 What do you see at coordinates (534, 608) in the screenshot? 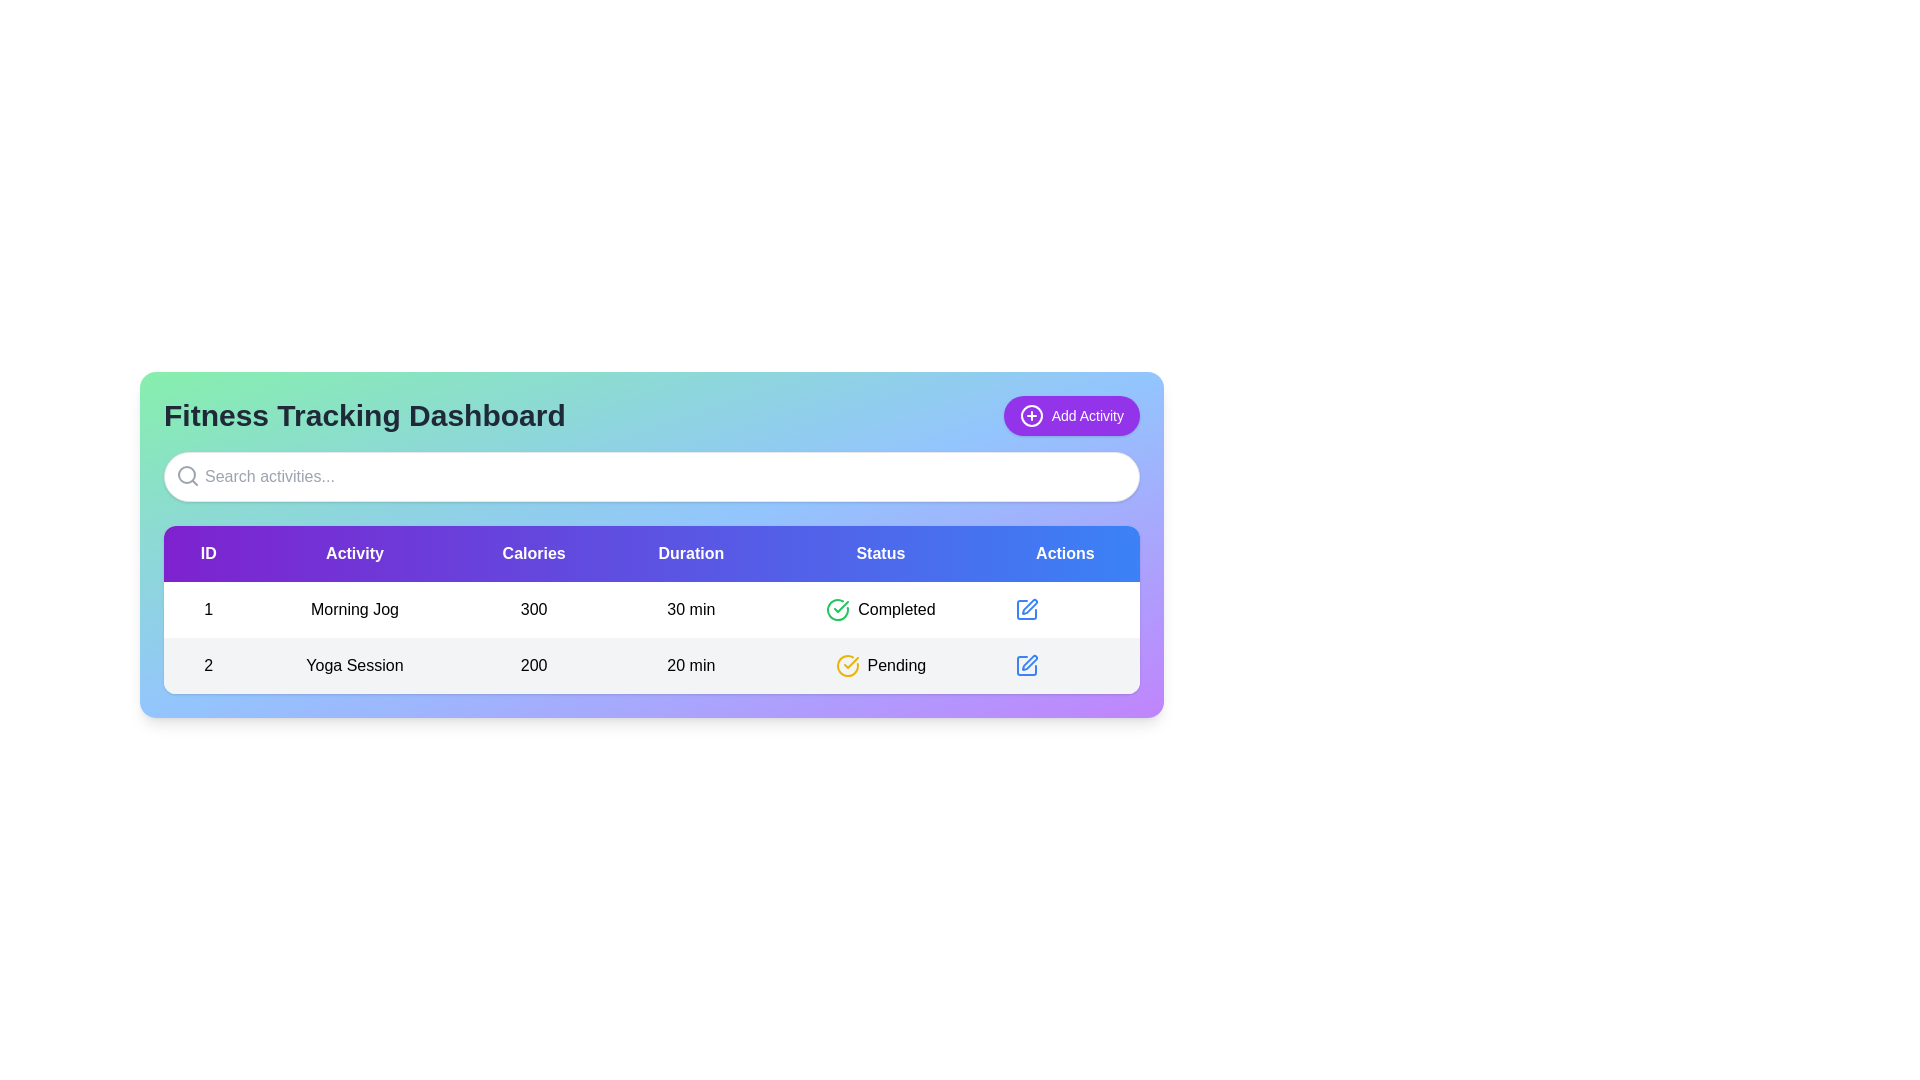
I see `the text display field showing the number '300' in the 'Calories' column of the first row in the dashboard table` at bounding box center [534, 608].